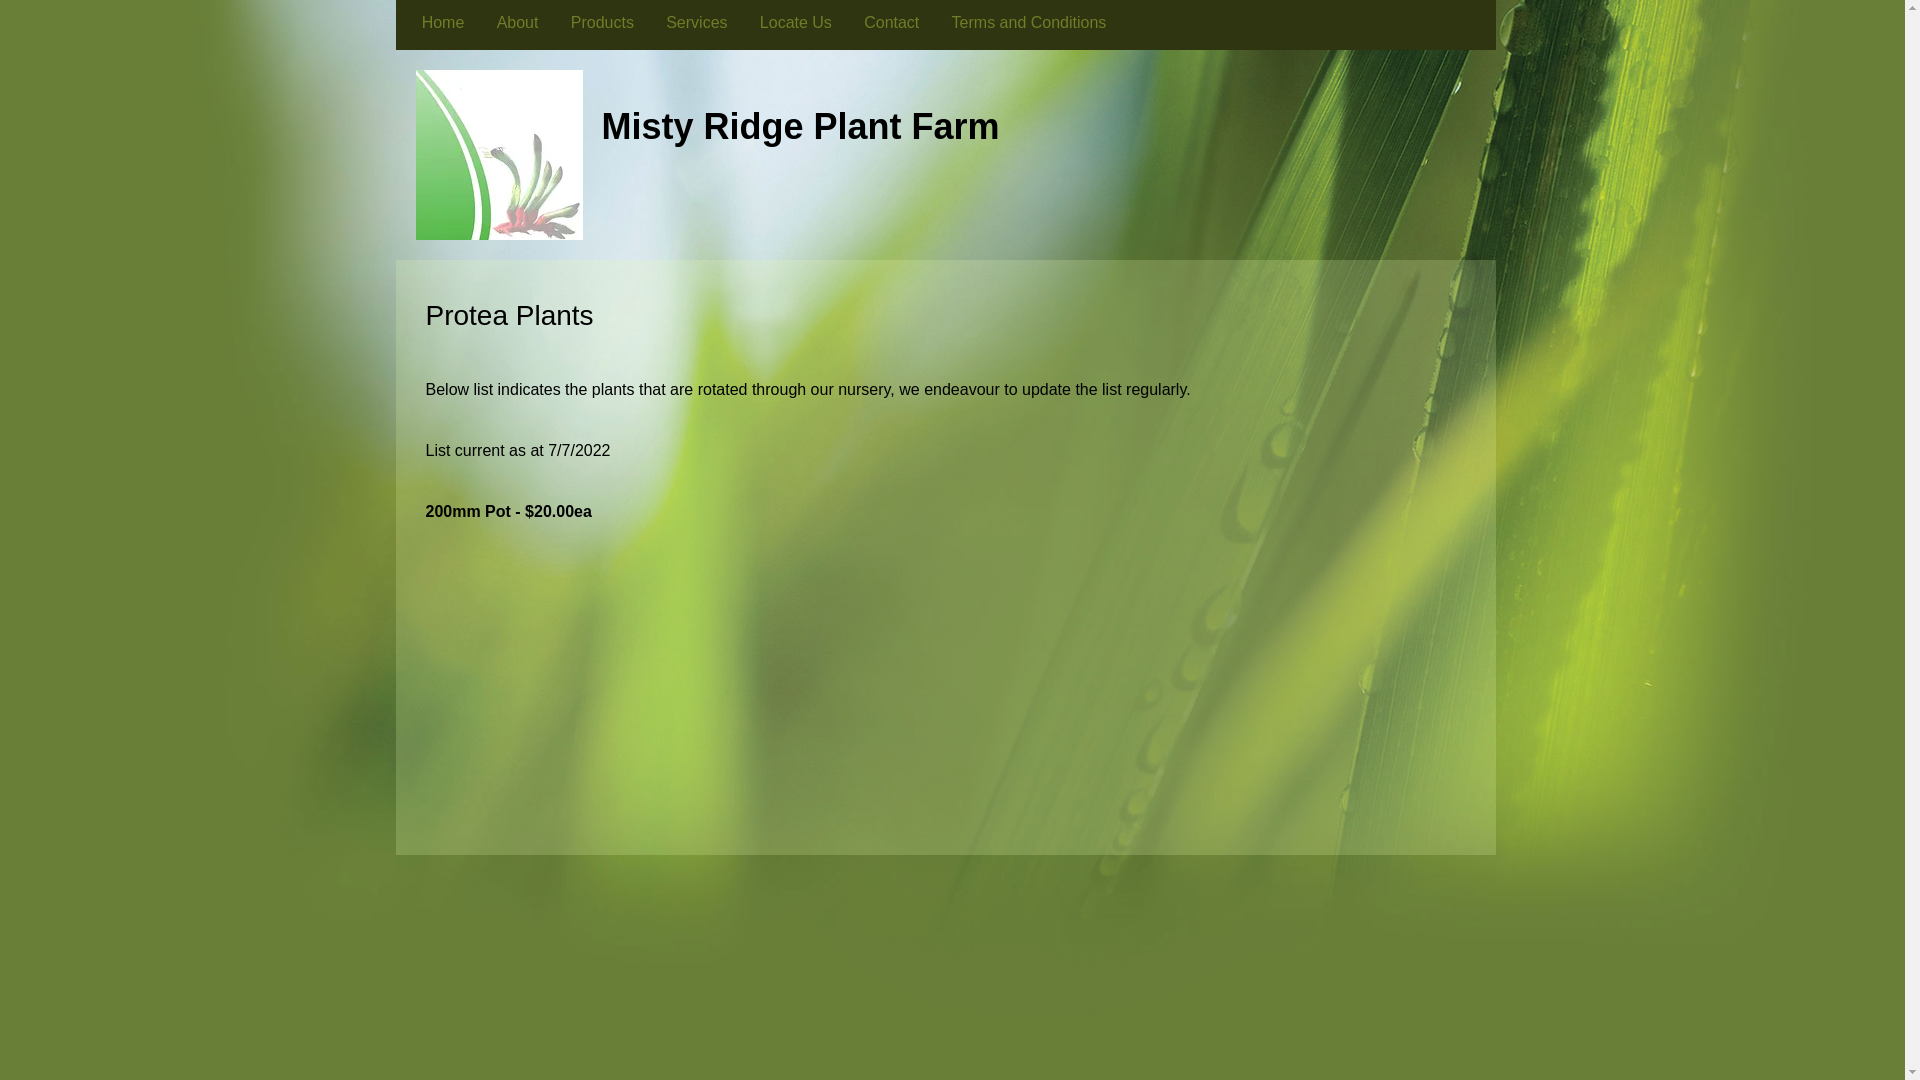 The image size is (1920, 1080). Describe the element at coordinates (953, 704) in the screenshot. I see `'Embedded Content'` at that location.